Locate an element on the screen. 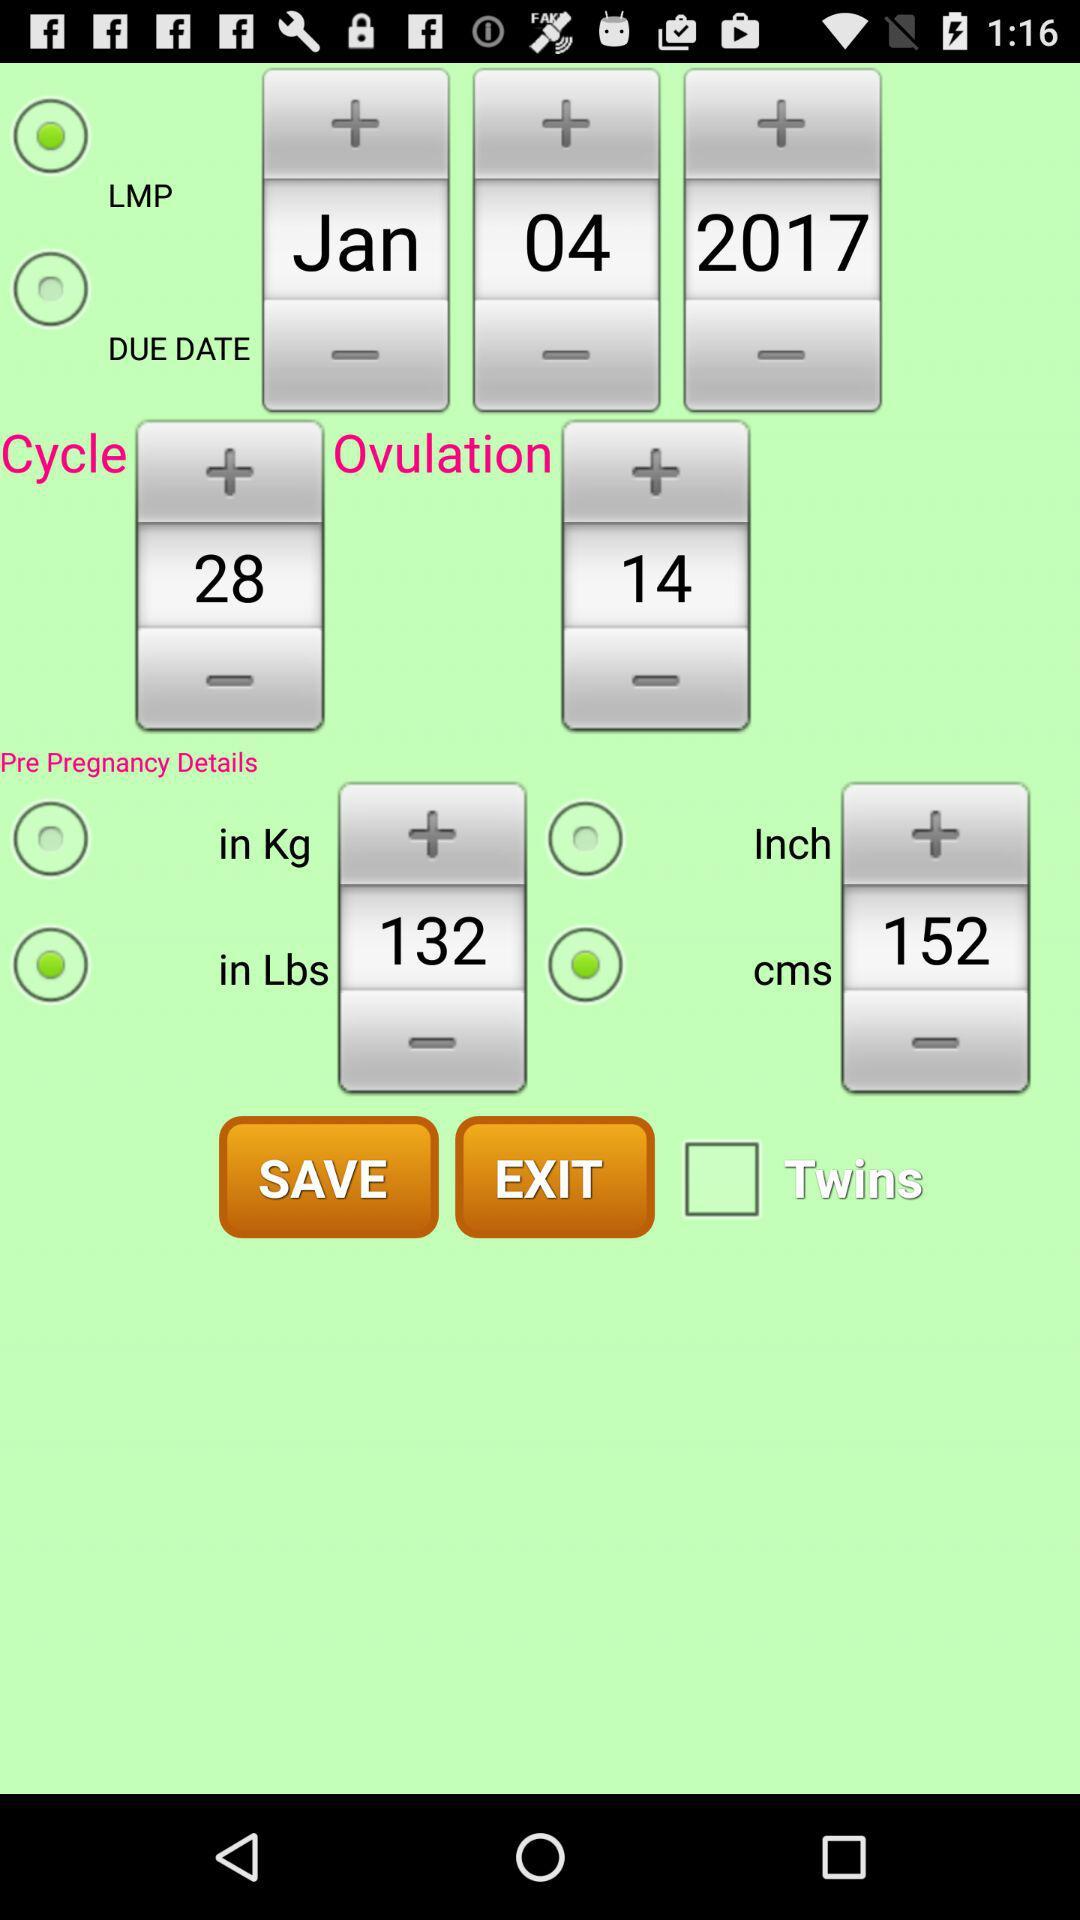 This screenshot has height=1920, width=1080. increment one more is located at coordinates (655, 468).